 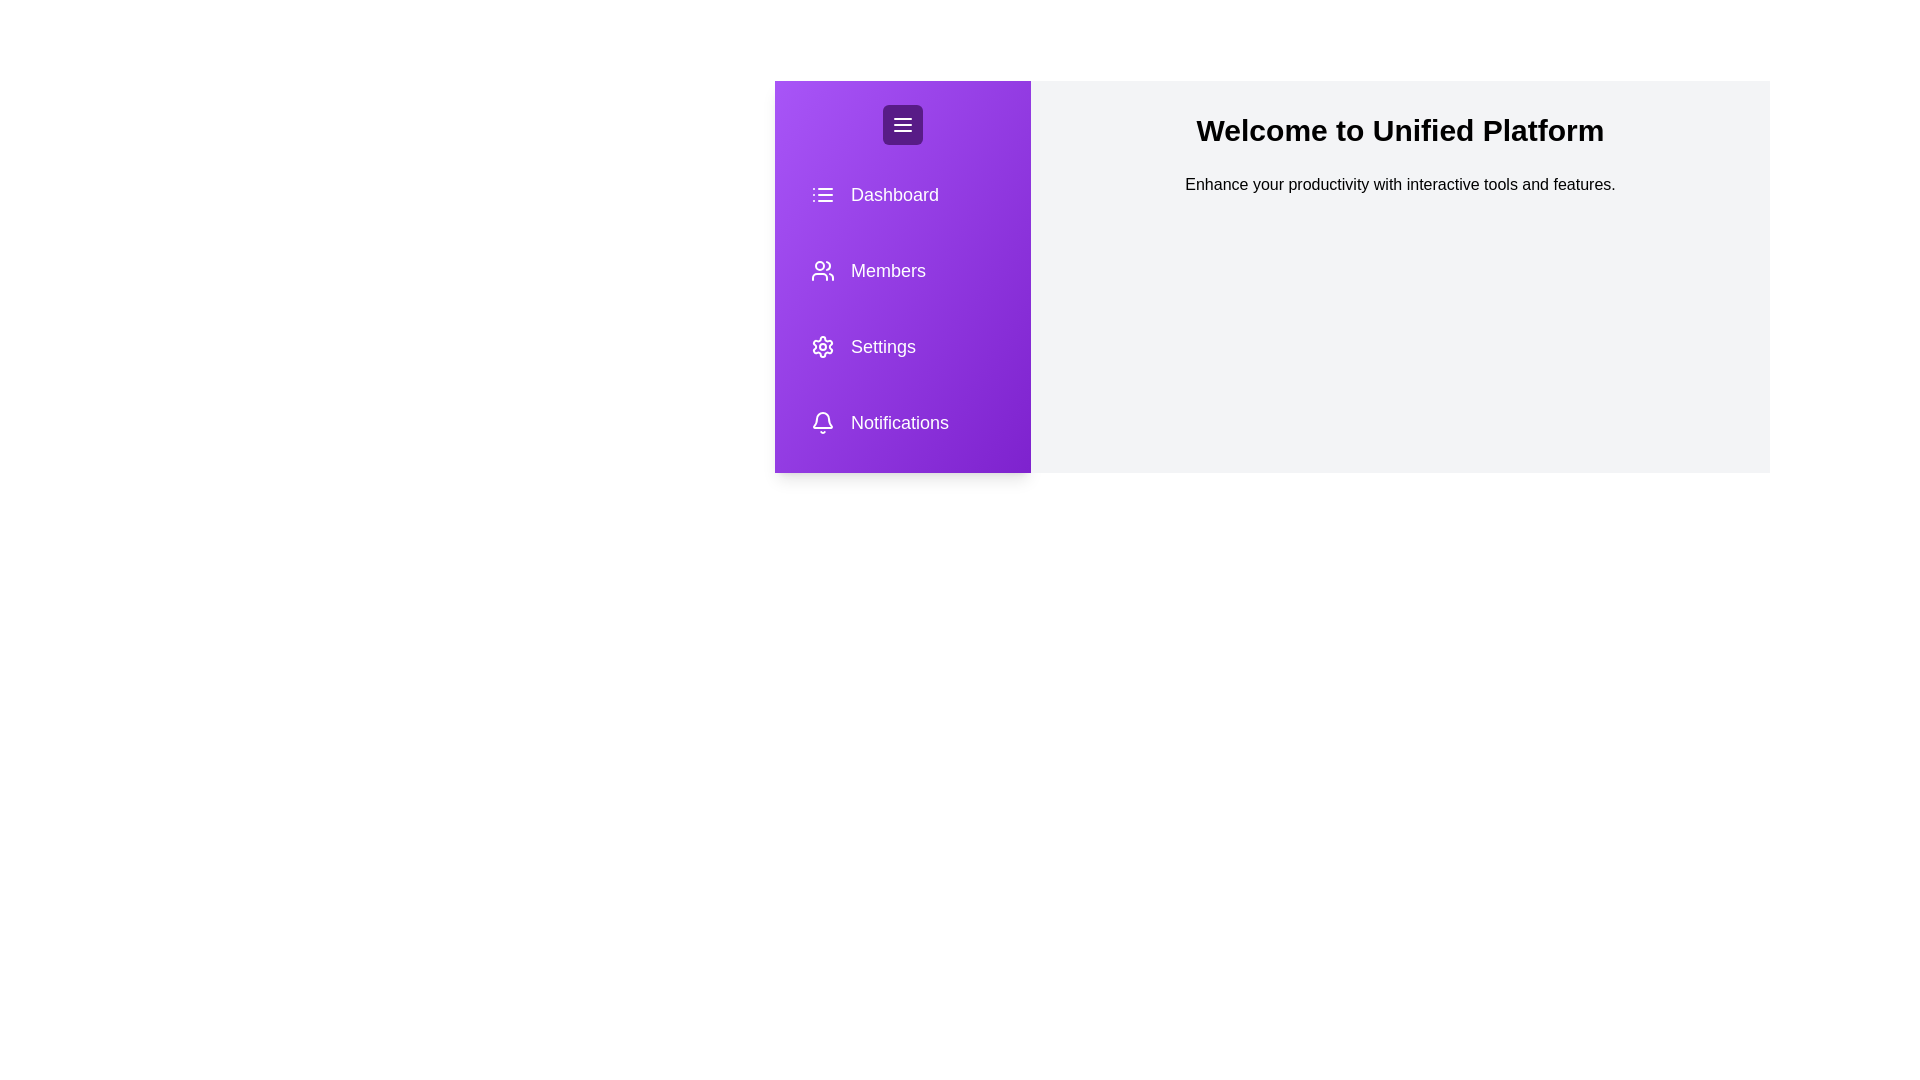 I want to click on the sidebar item labeled Members, so click(x=901, y=270).